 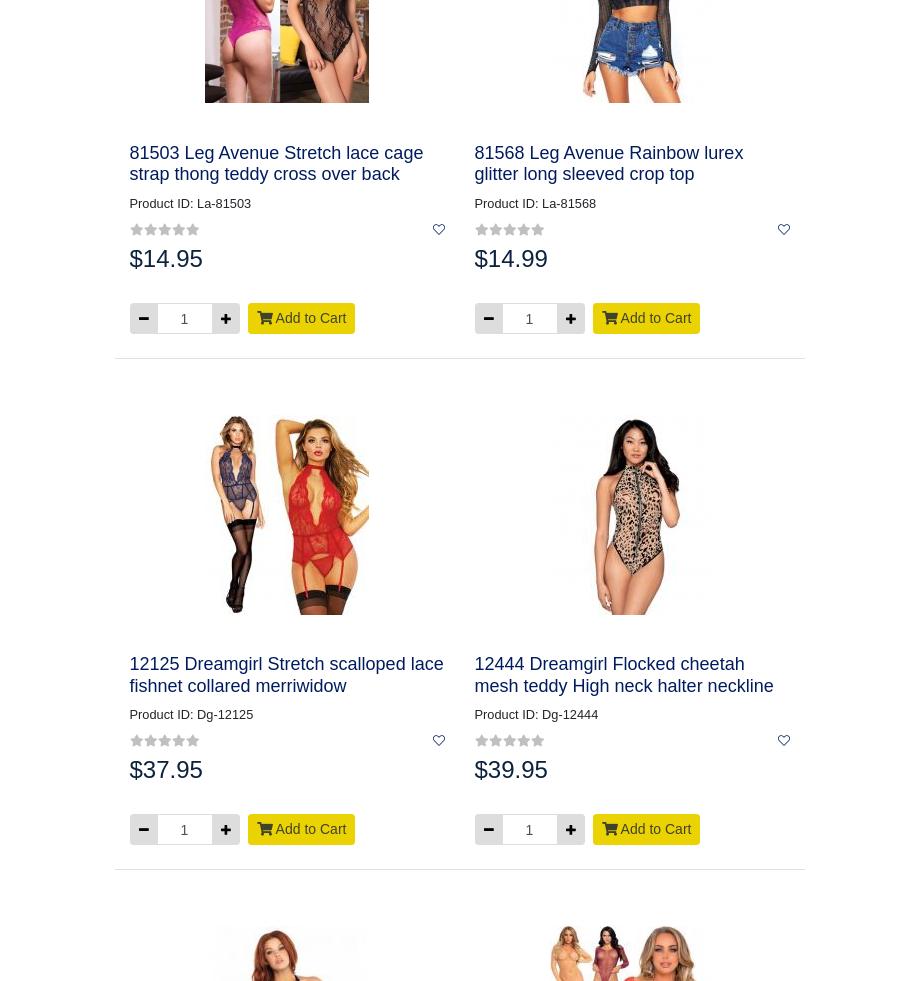 What do you see at coordinates (509, 257) in the screenshot?
I see `'$14.99'` at bounding box center [509, 257].